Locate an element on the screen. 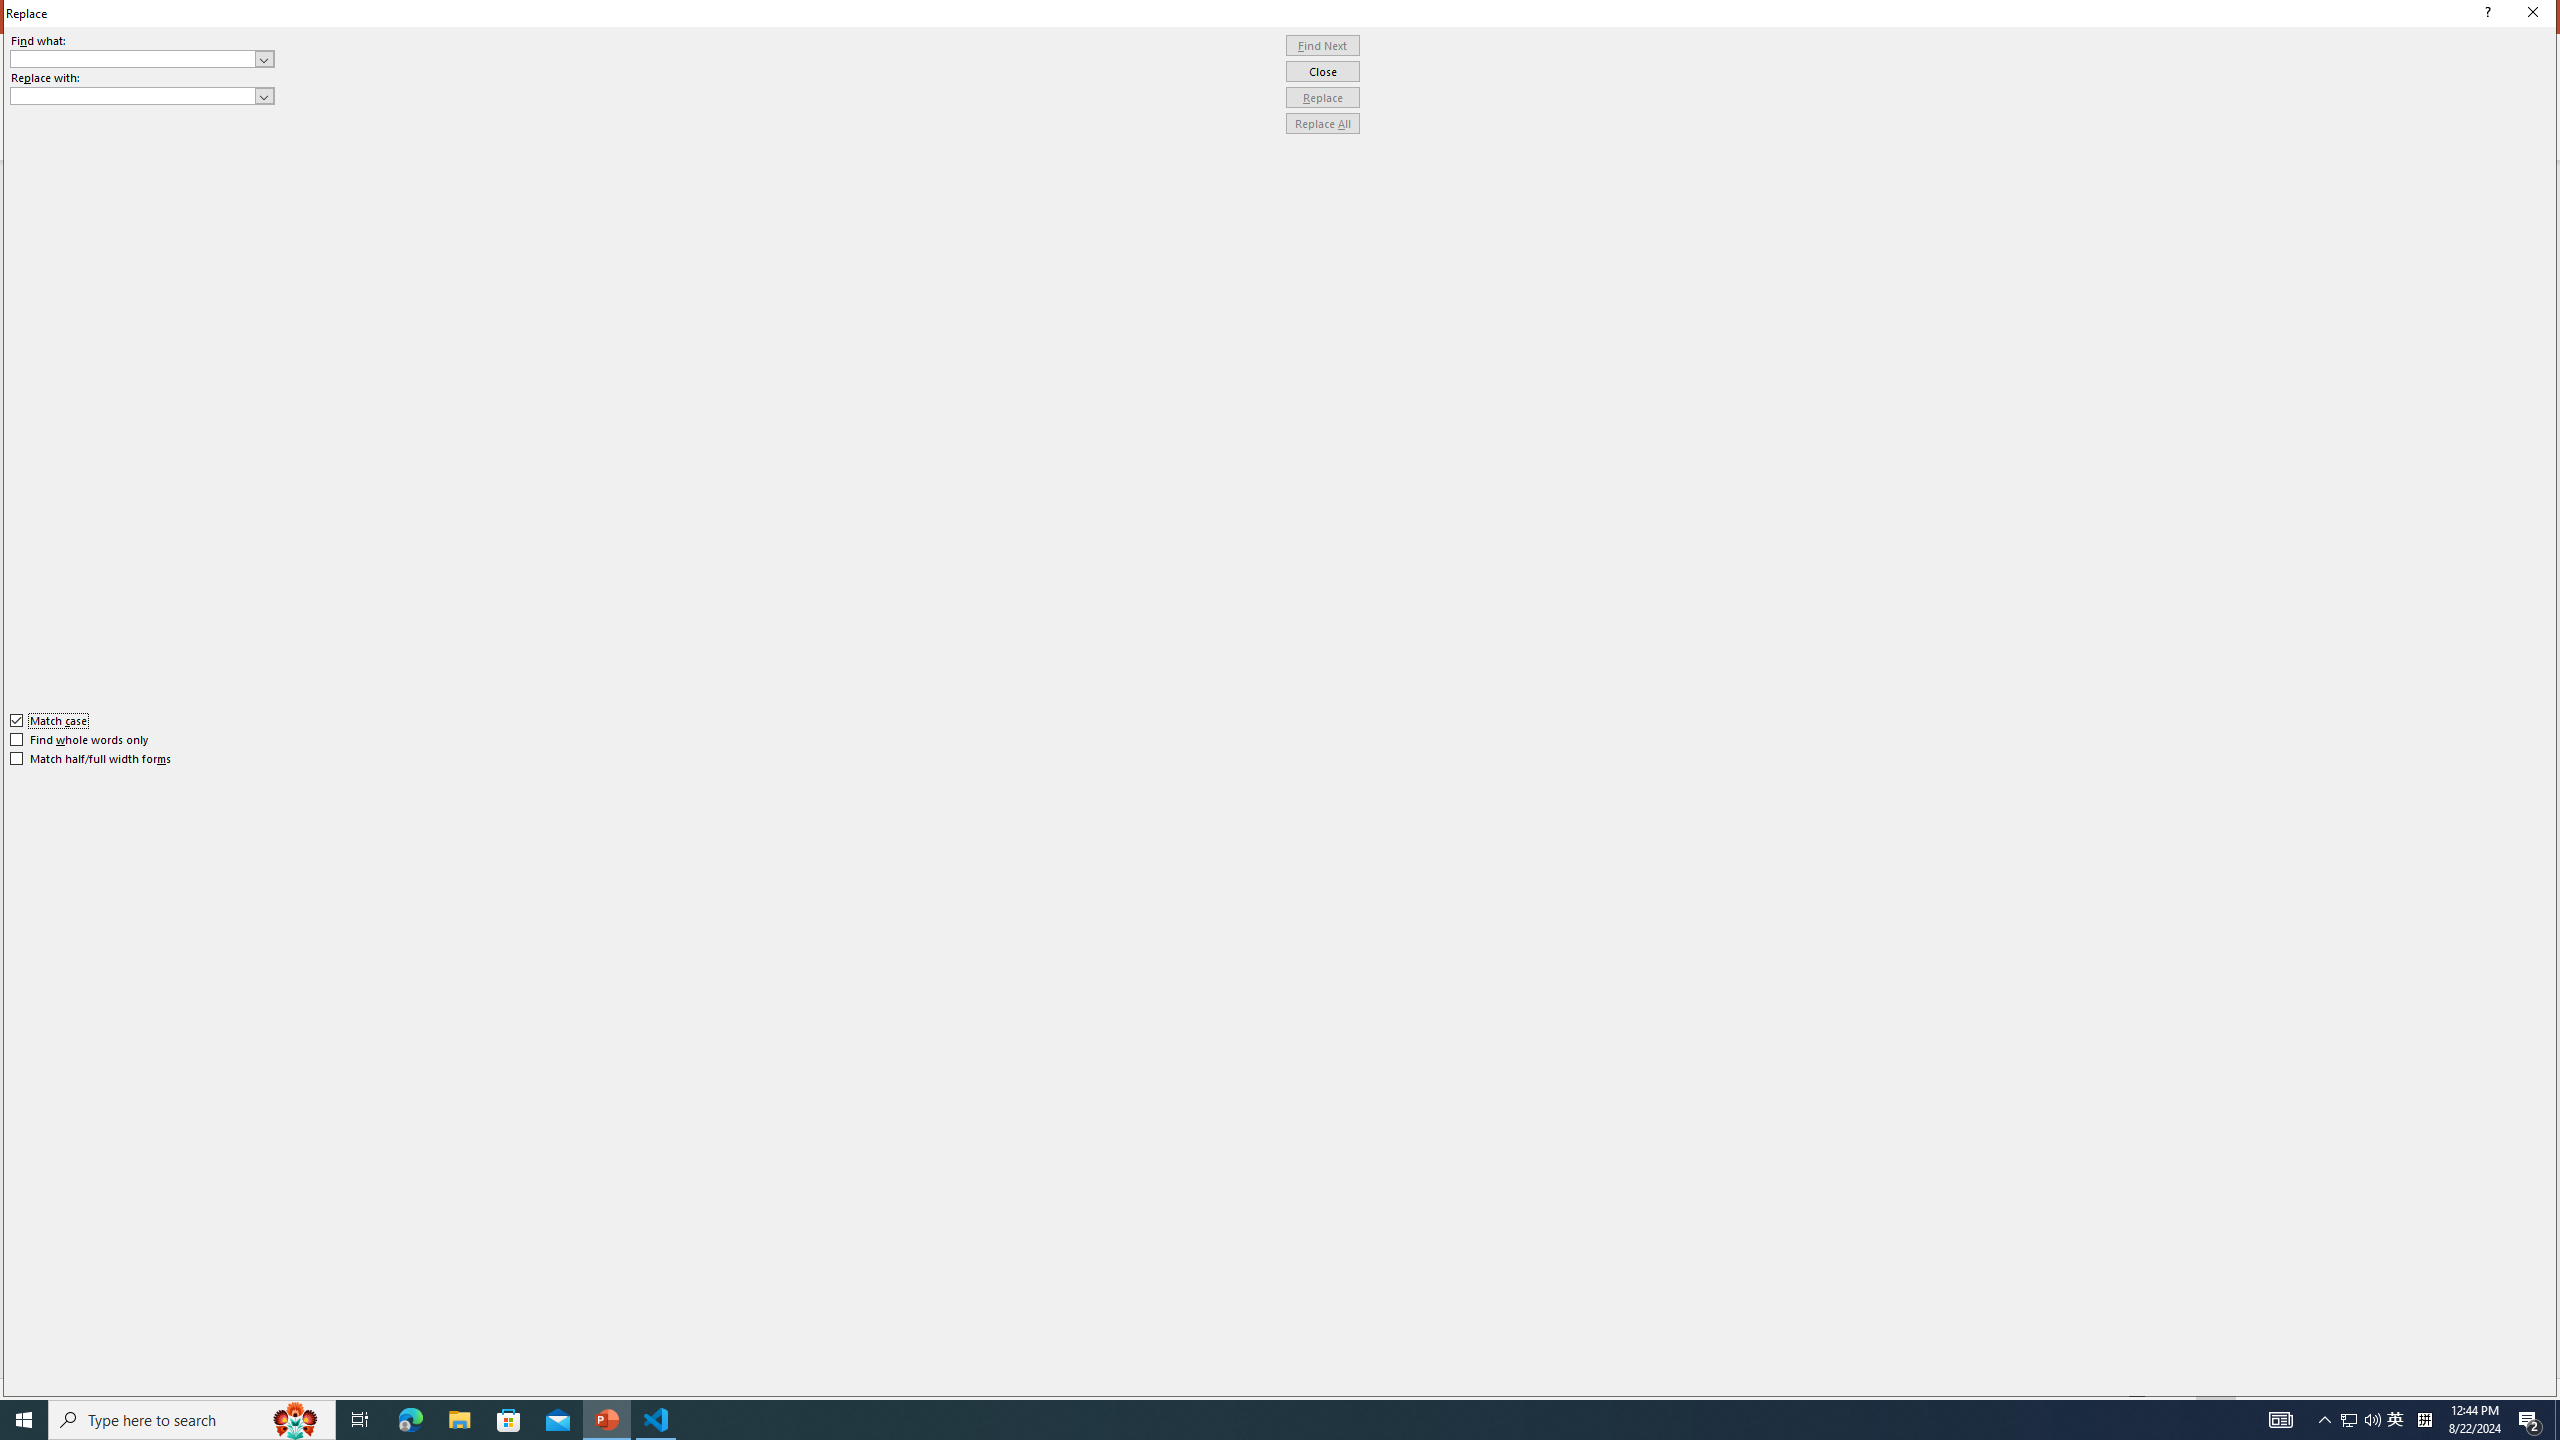 The image size is (2560, 1440). 'Replace' is located at coordinates (1322, 96).